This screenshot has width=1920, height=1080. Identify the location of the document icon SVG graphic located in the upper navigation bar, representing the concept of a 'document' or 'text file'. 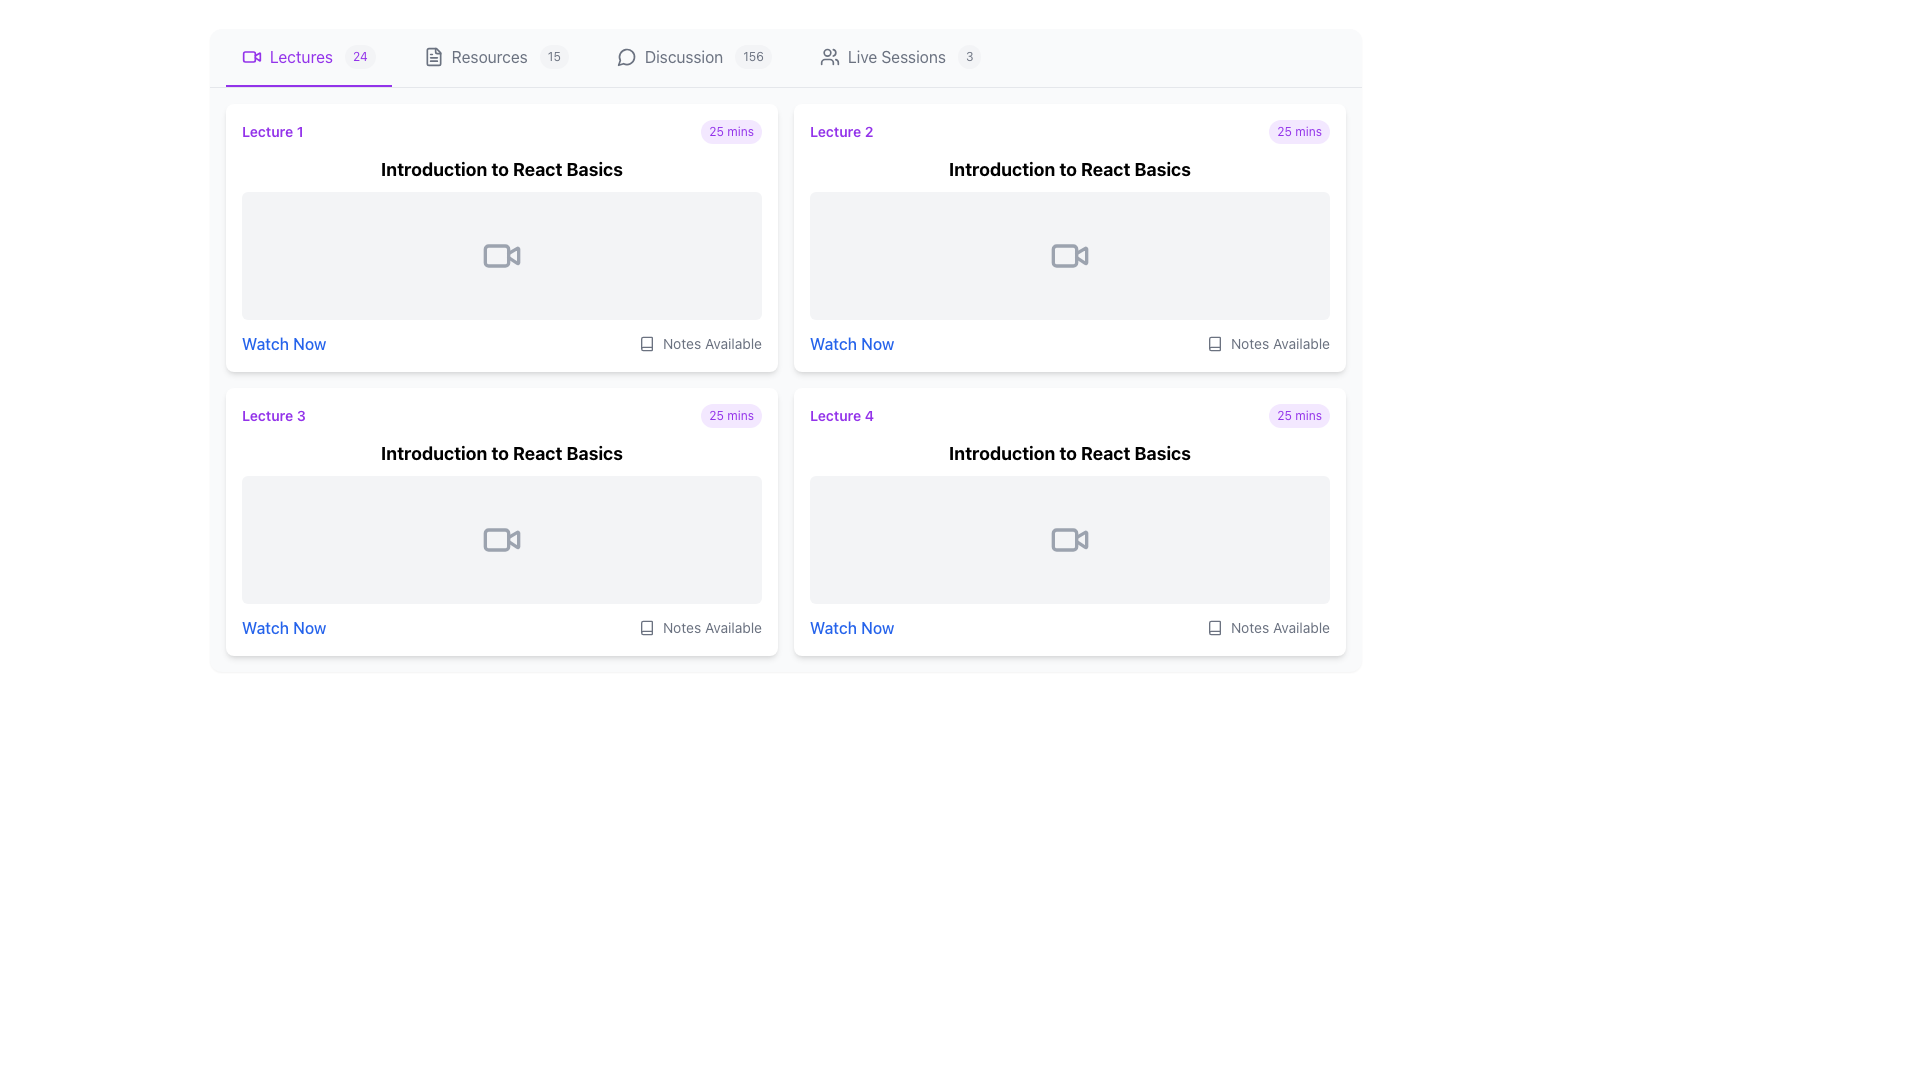
(432, 56).